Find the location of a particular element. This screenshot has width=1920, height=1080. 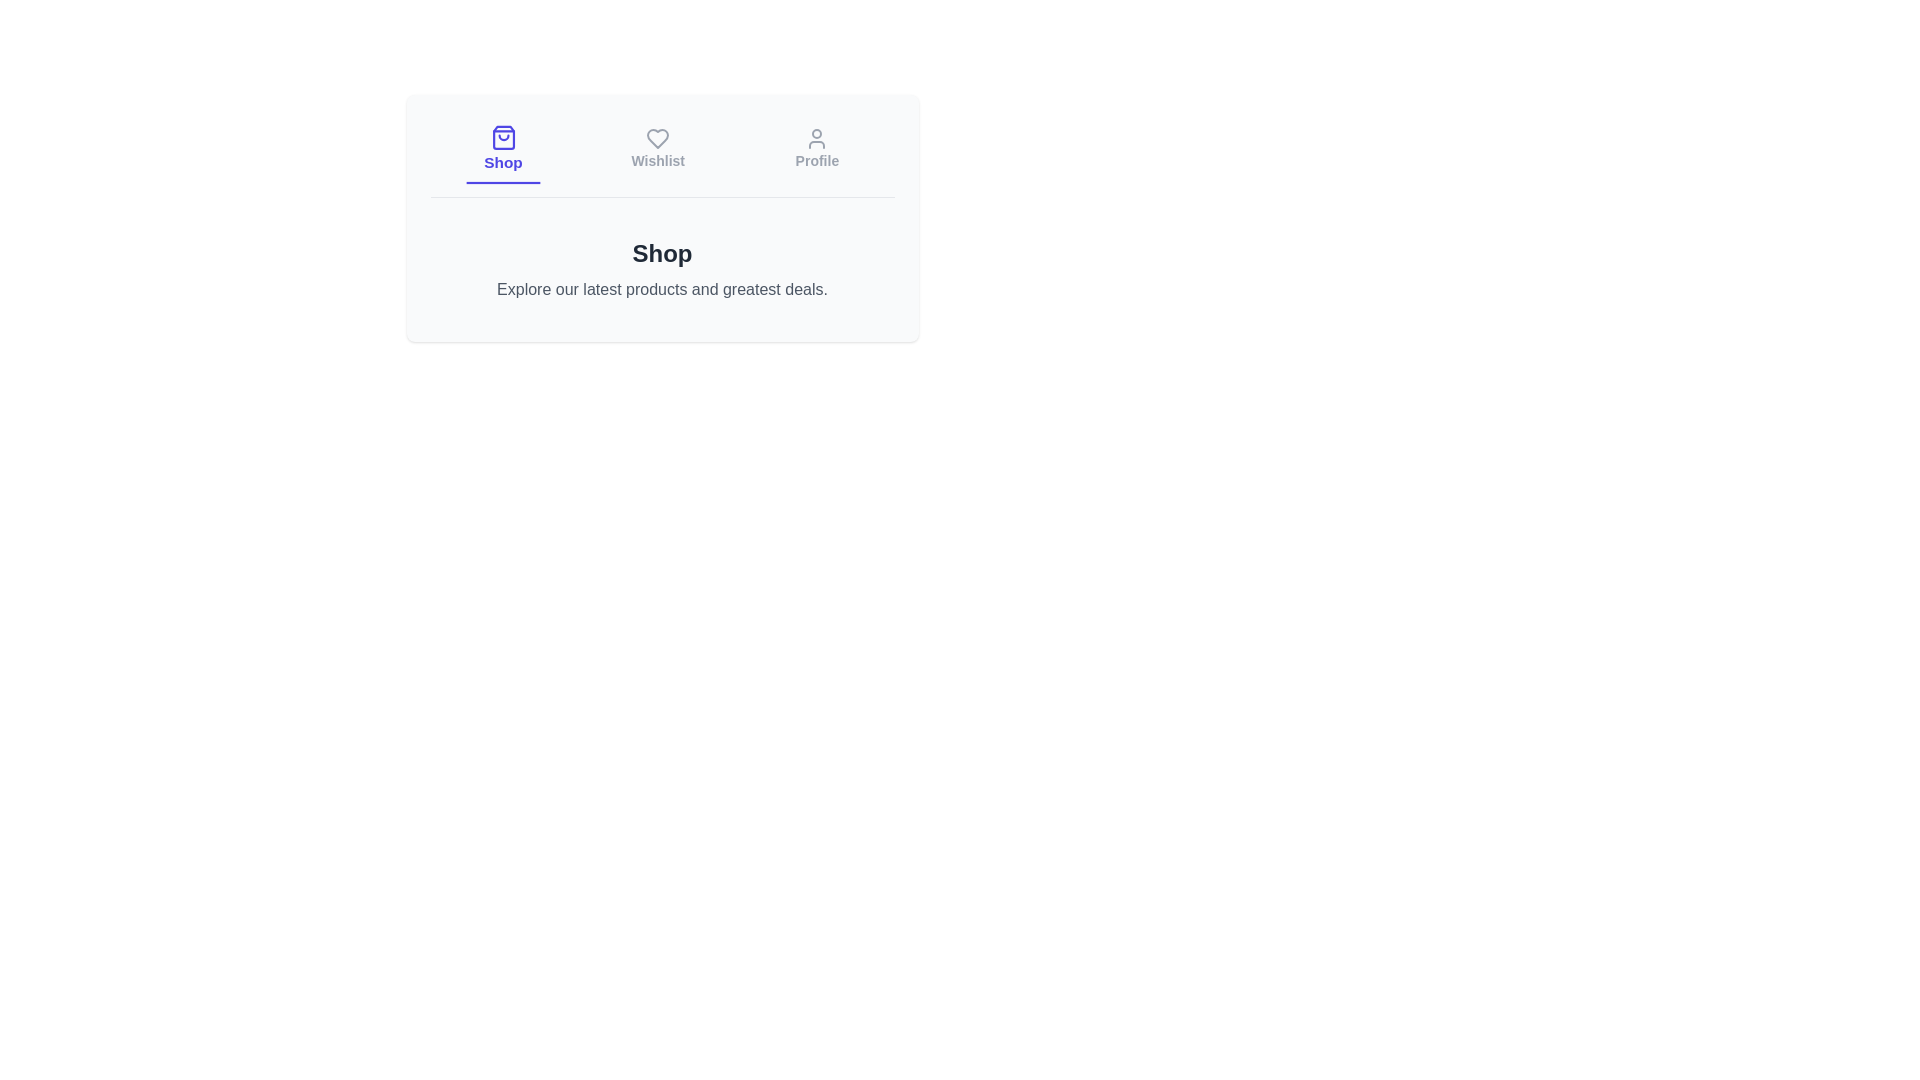

the Shop tab is located at coordinates (503, 149).